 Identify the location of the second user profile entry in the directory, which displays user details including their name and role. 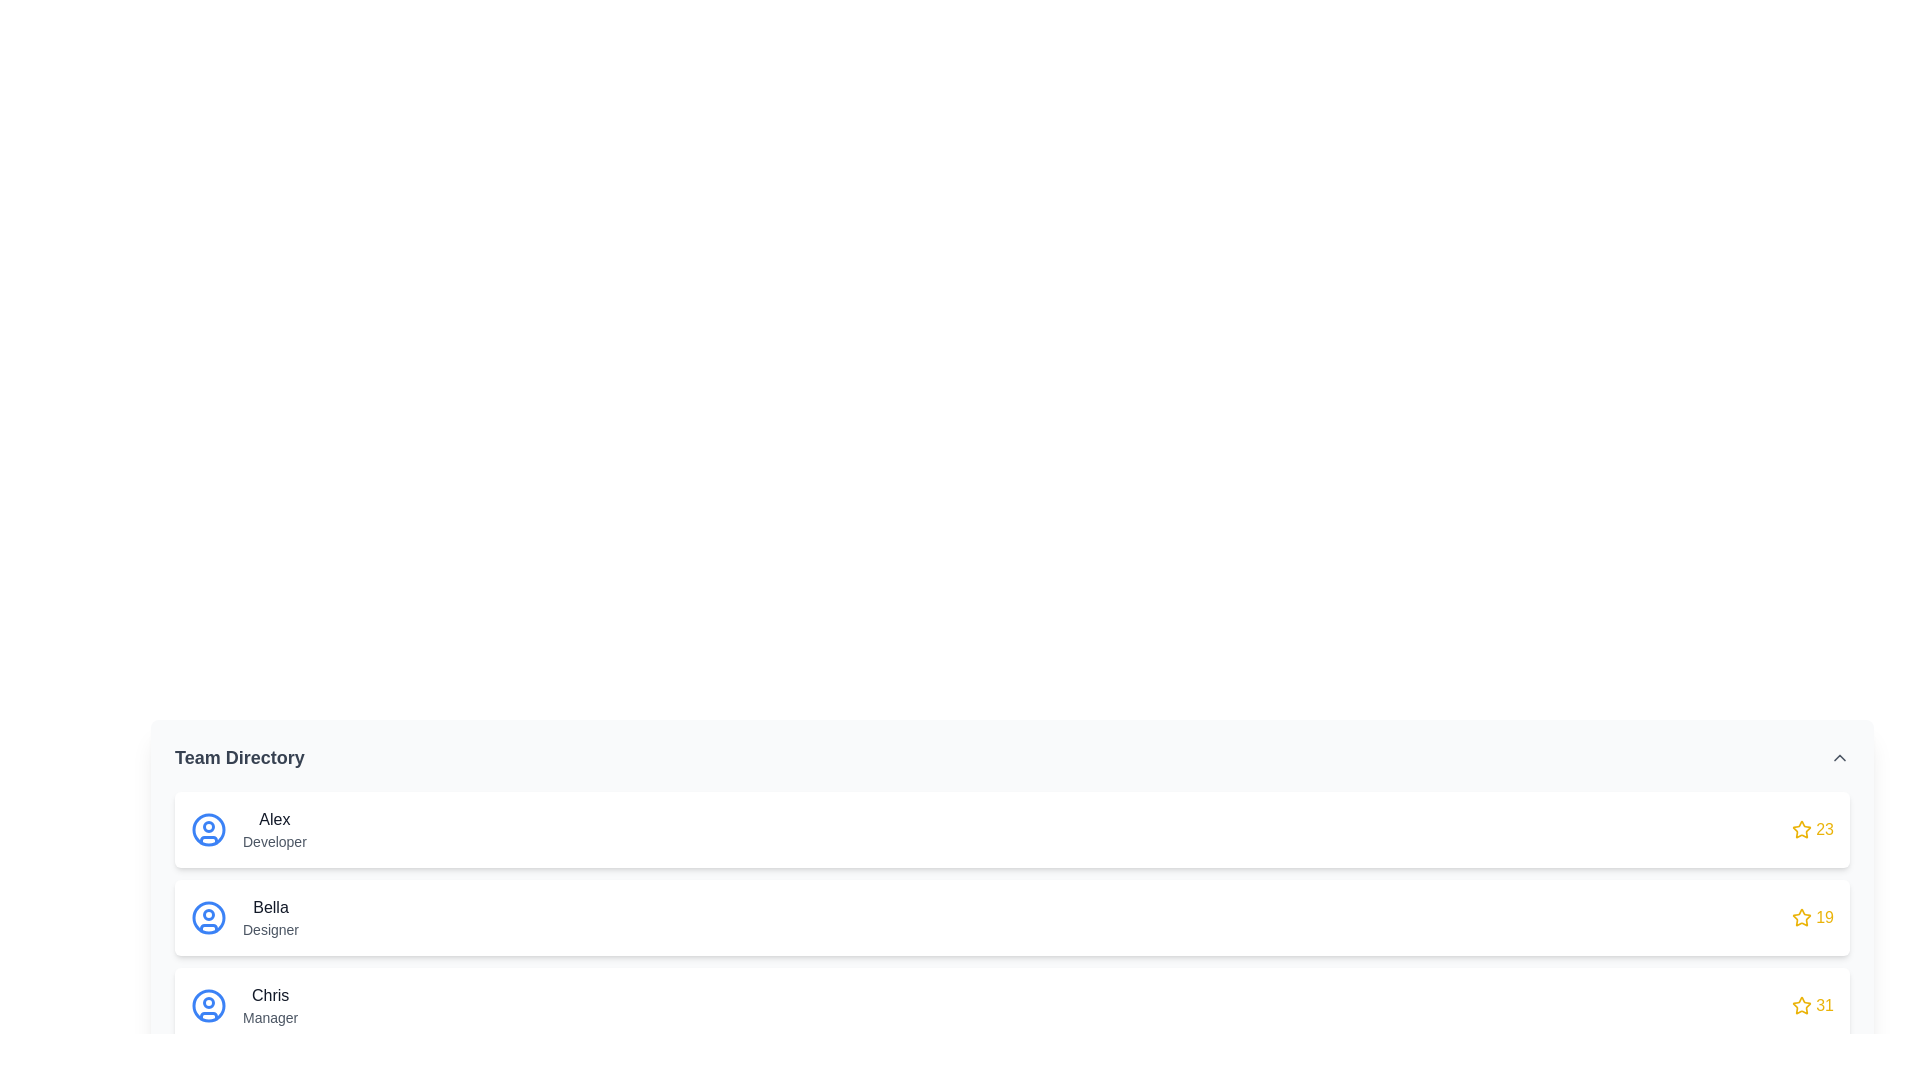
(243, 918).